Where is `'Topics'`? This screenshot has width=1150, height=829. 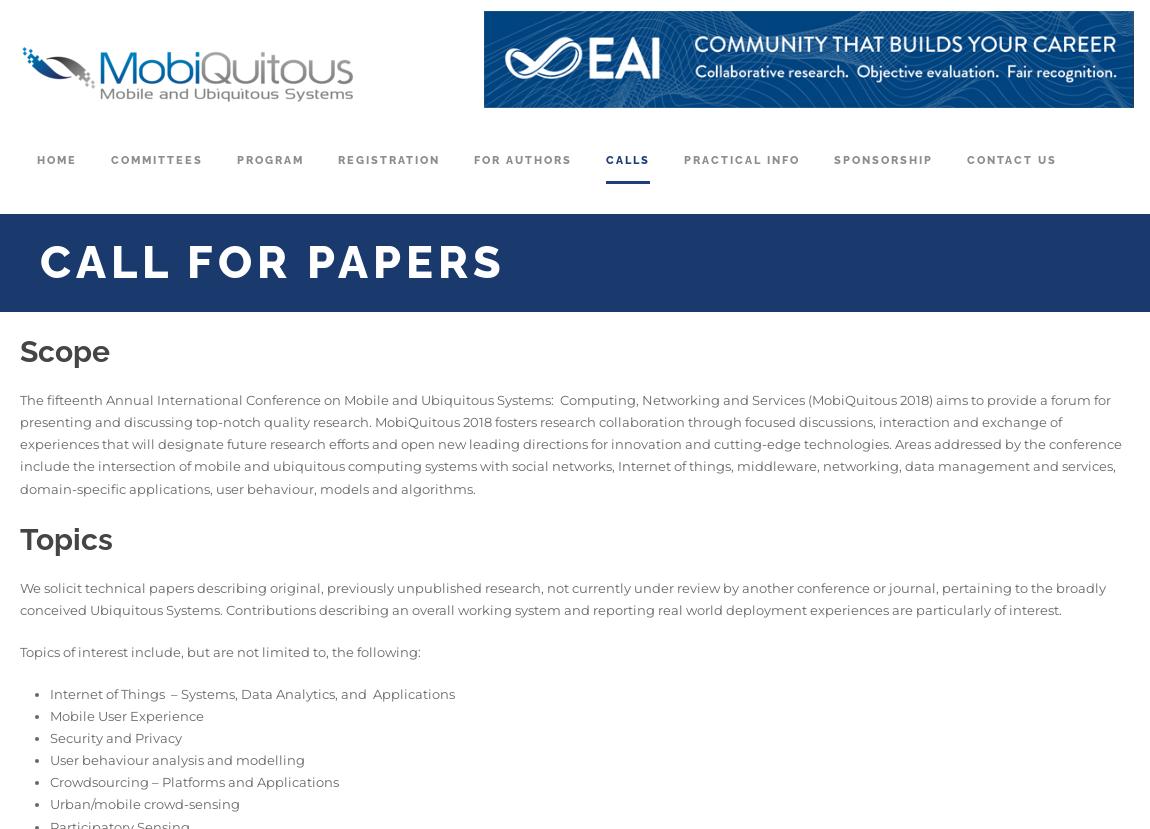 'Topics' is located at coordinates (65, 538).